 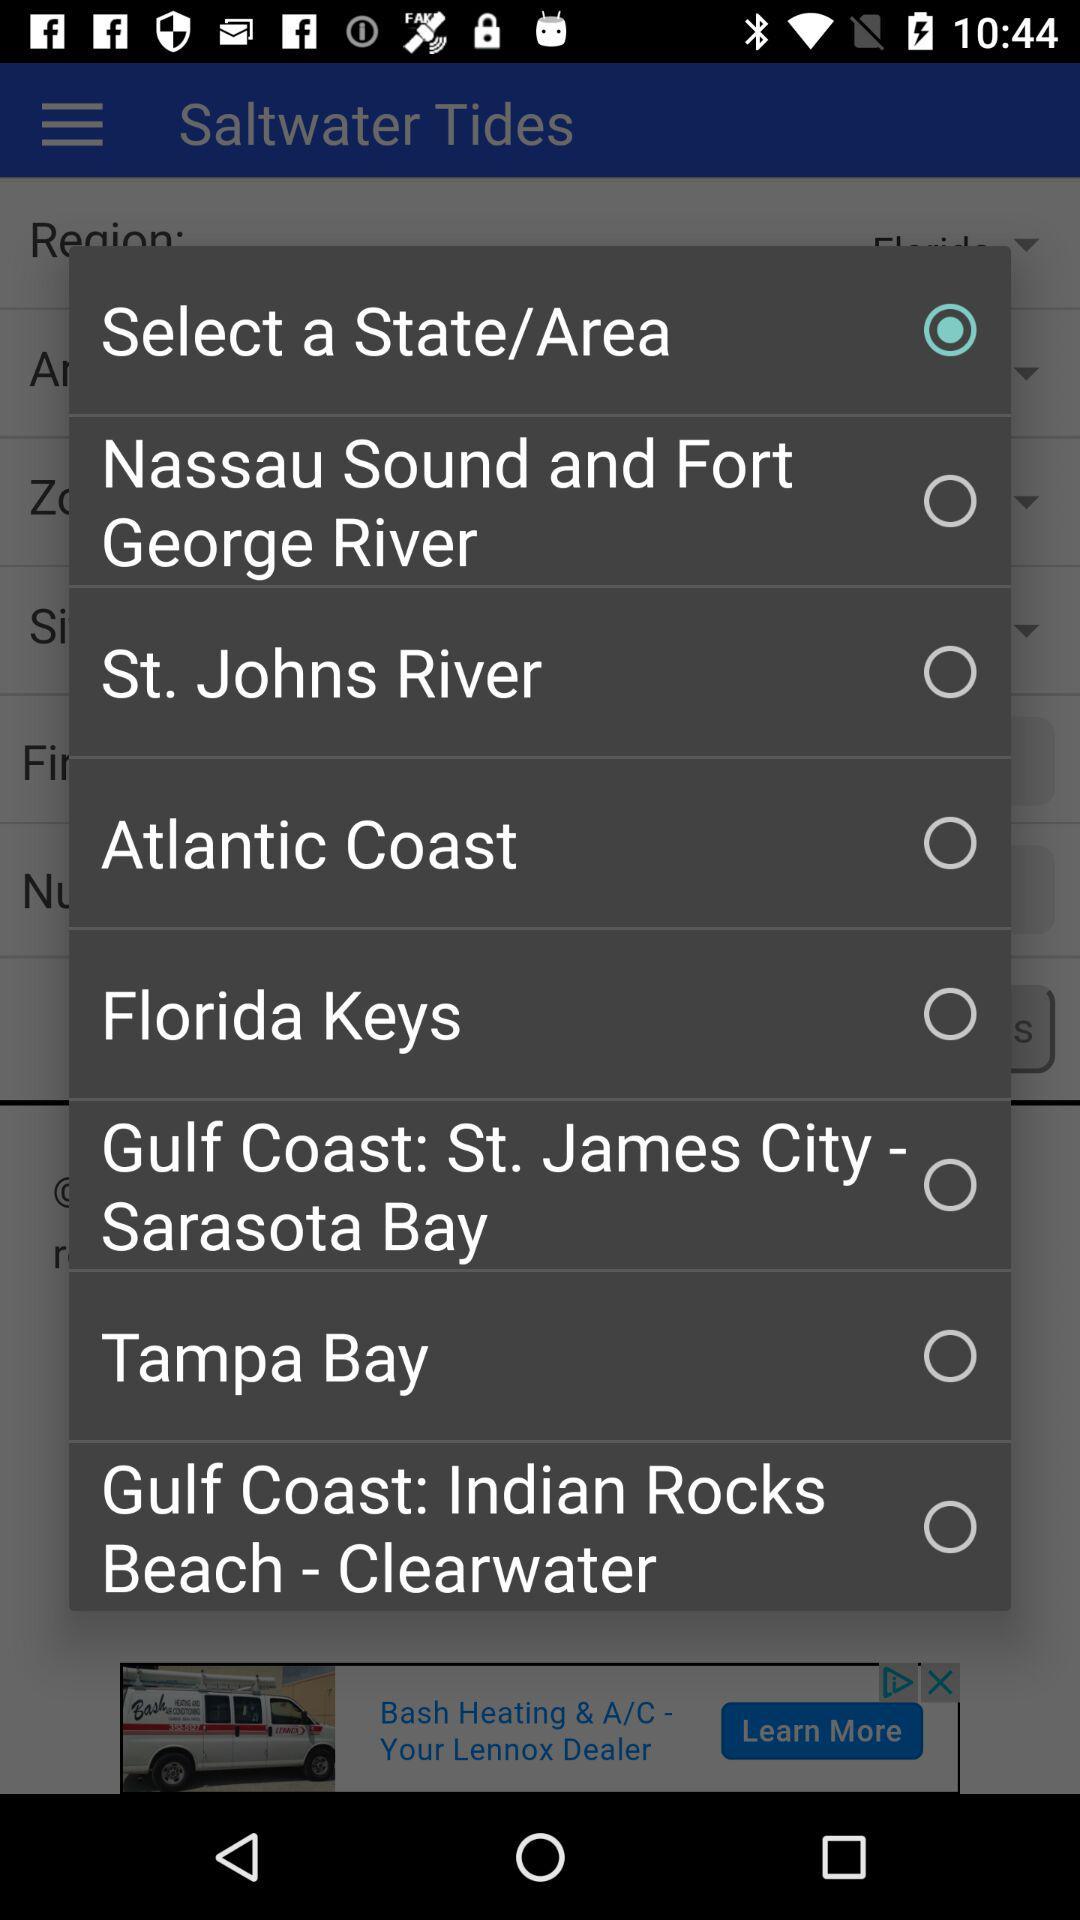 What do you see at coordinates (540, 843) in the screenshot?
I see `the atlantic coast checkbox` at bounding box center [540, 843].